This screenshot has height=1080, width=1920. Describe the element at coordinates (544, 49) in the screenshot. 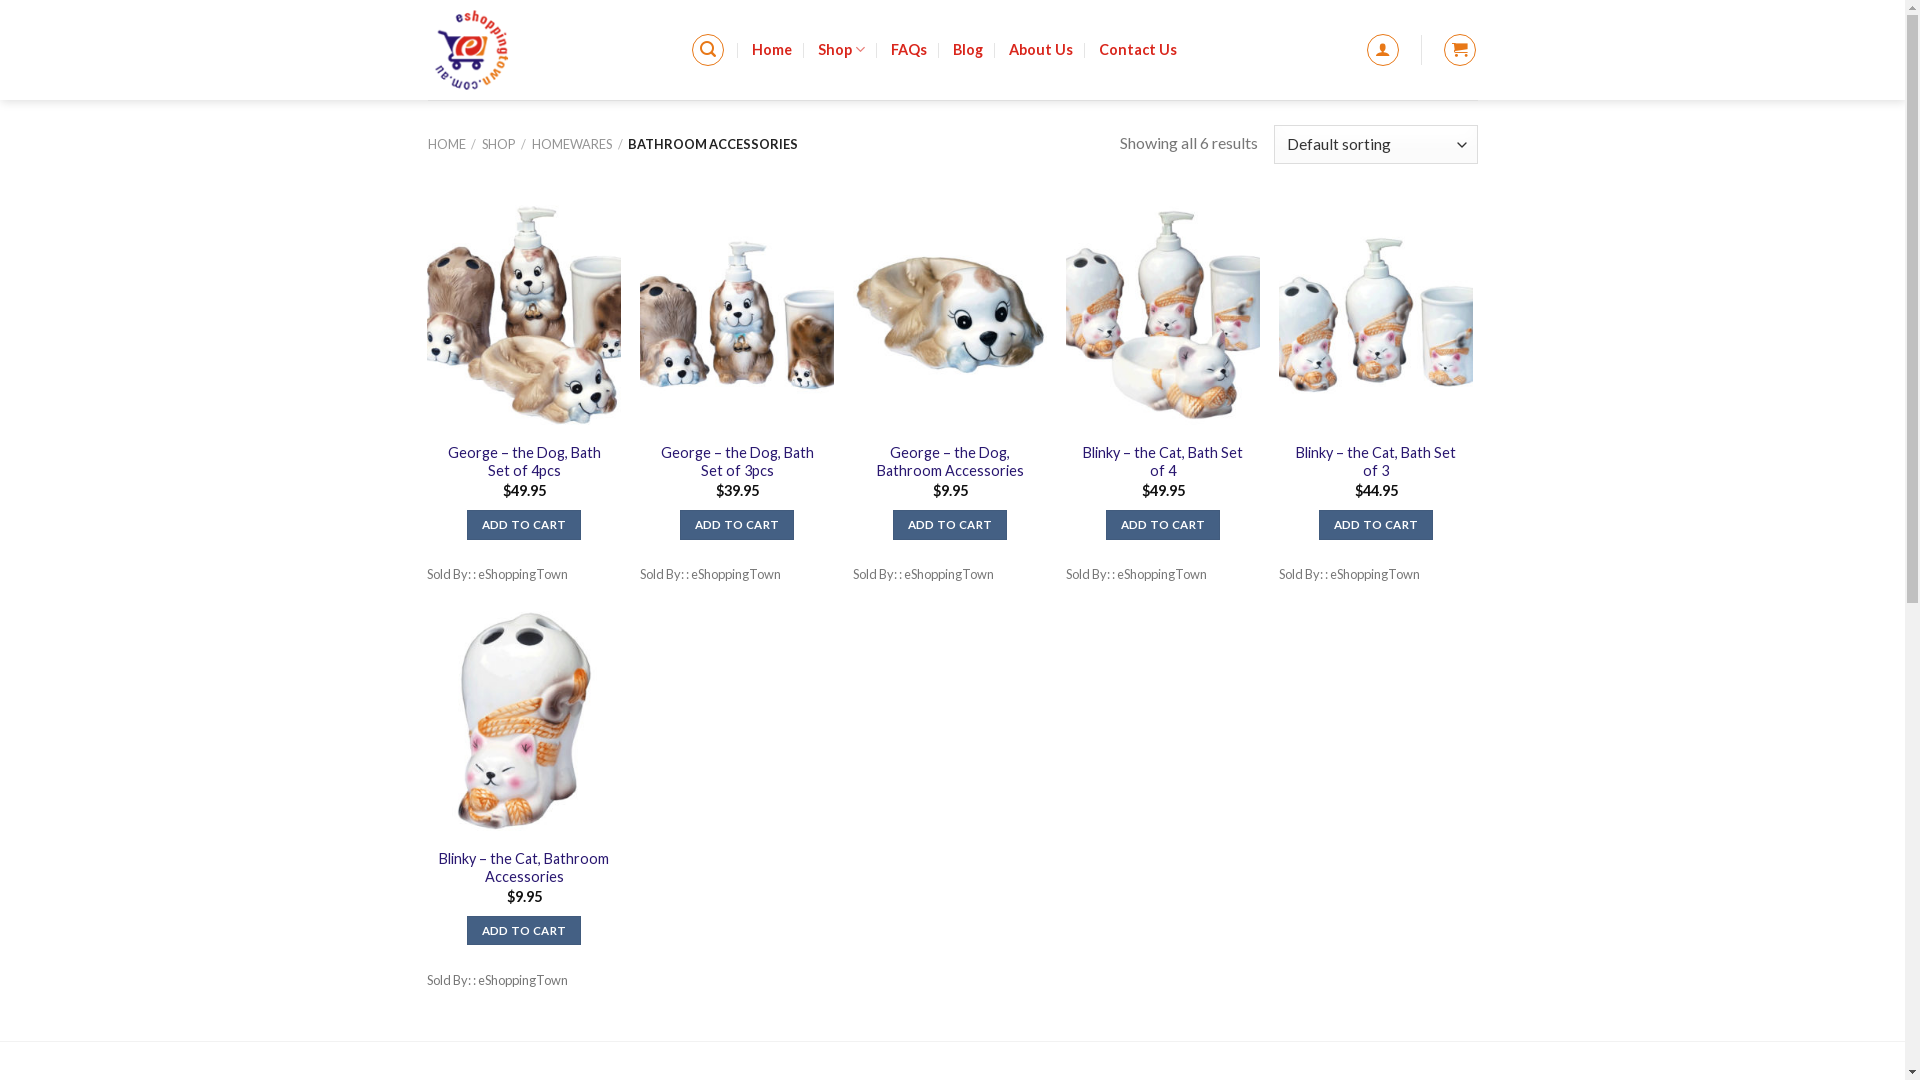

I see `'eShoppingTown'` at that location.